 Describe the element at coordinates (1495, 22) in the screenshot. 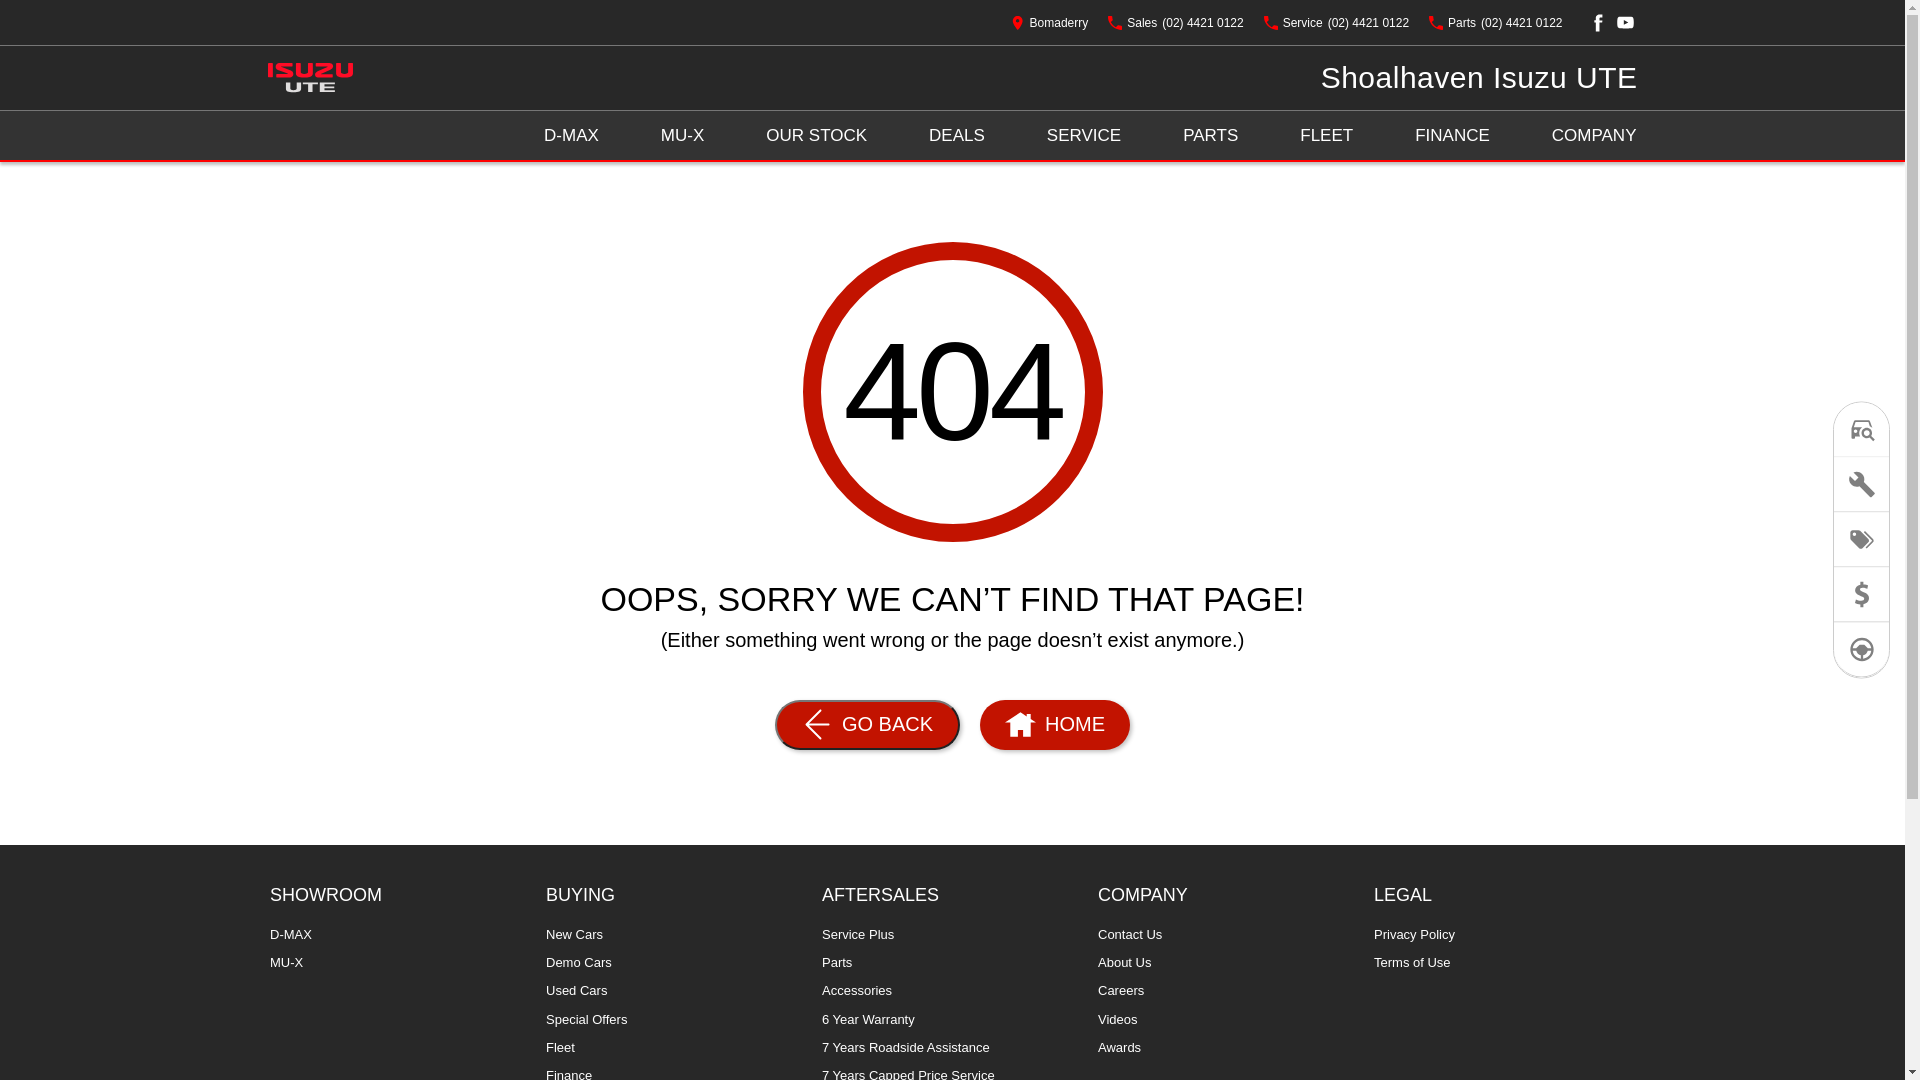

I see `'Parts` at that location.